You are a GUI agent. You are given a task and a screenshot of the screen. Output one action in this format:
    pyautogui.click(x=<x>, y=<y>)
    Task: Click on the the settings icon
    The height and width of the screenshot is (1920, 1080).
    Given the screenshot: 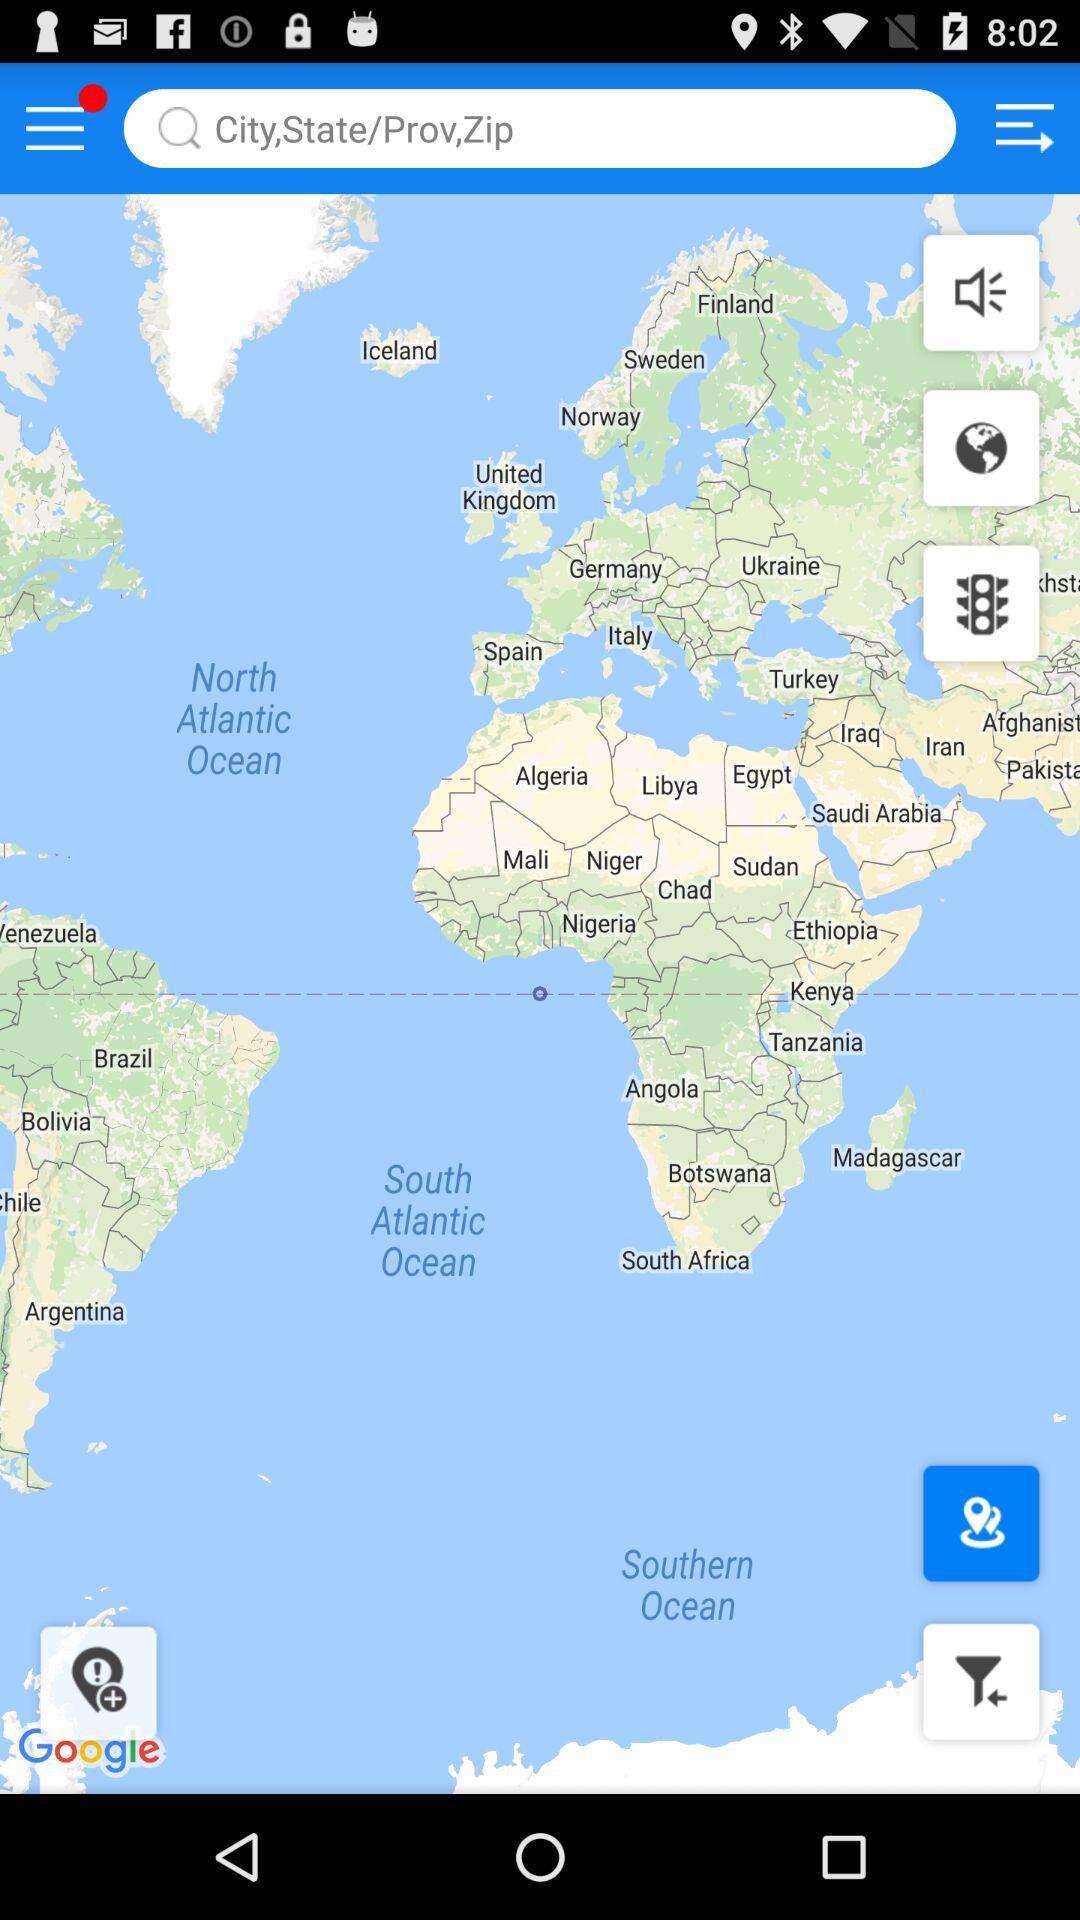 What is the action you would take?
    pyautogui.click(x=980, y=645)
    